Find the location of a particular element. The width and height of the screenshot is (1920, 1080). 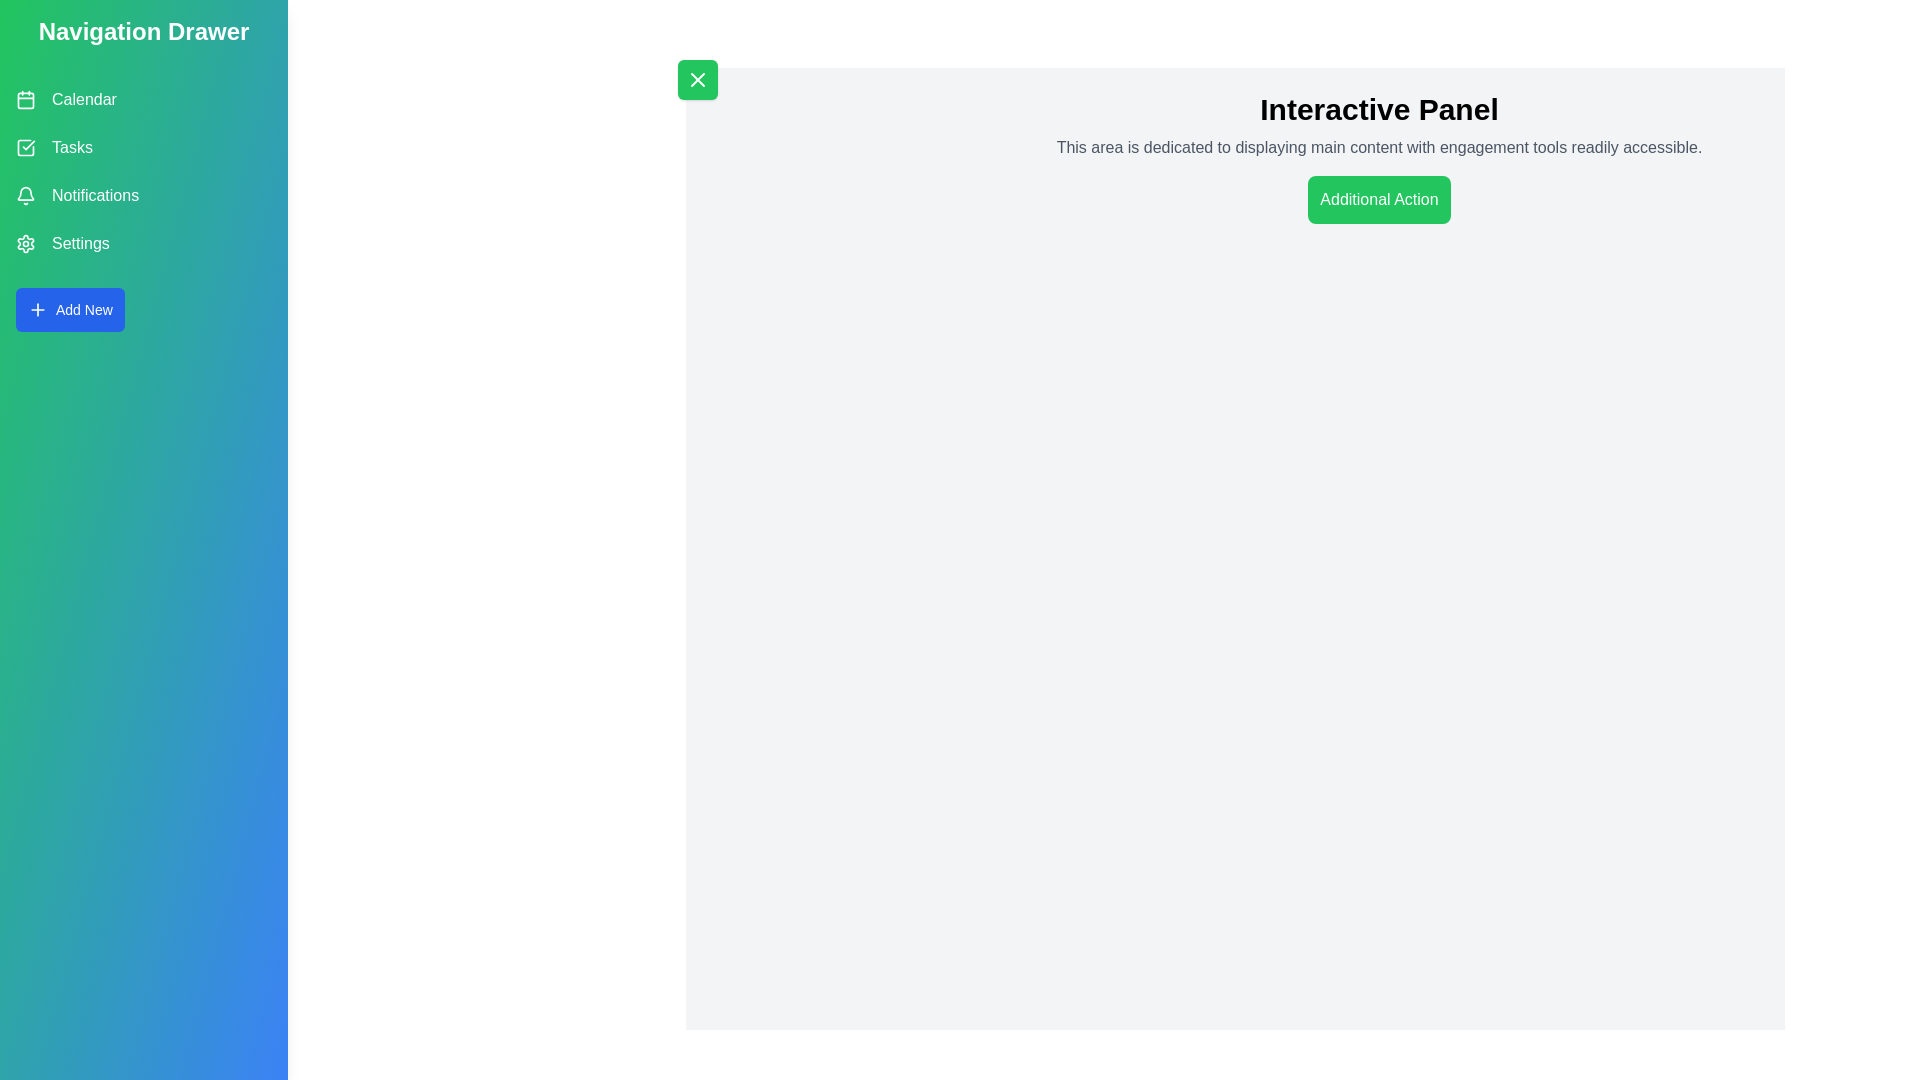

the square green button with a white 'X' icon in the center, located in the top-left corner of the main content area is located at coordinates (697, 79).